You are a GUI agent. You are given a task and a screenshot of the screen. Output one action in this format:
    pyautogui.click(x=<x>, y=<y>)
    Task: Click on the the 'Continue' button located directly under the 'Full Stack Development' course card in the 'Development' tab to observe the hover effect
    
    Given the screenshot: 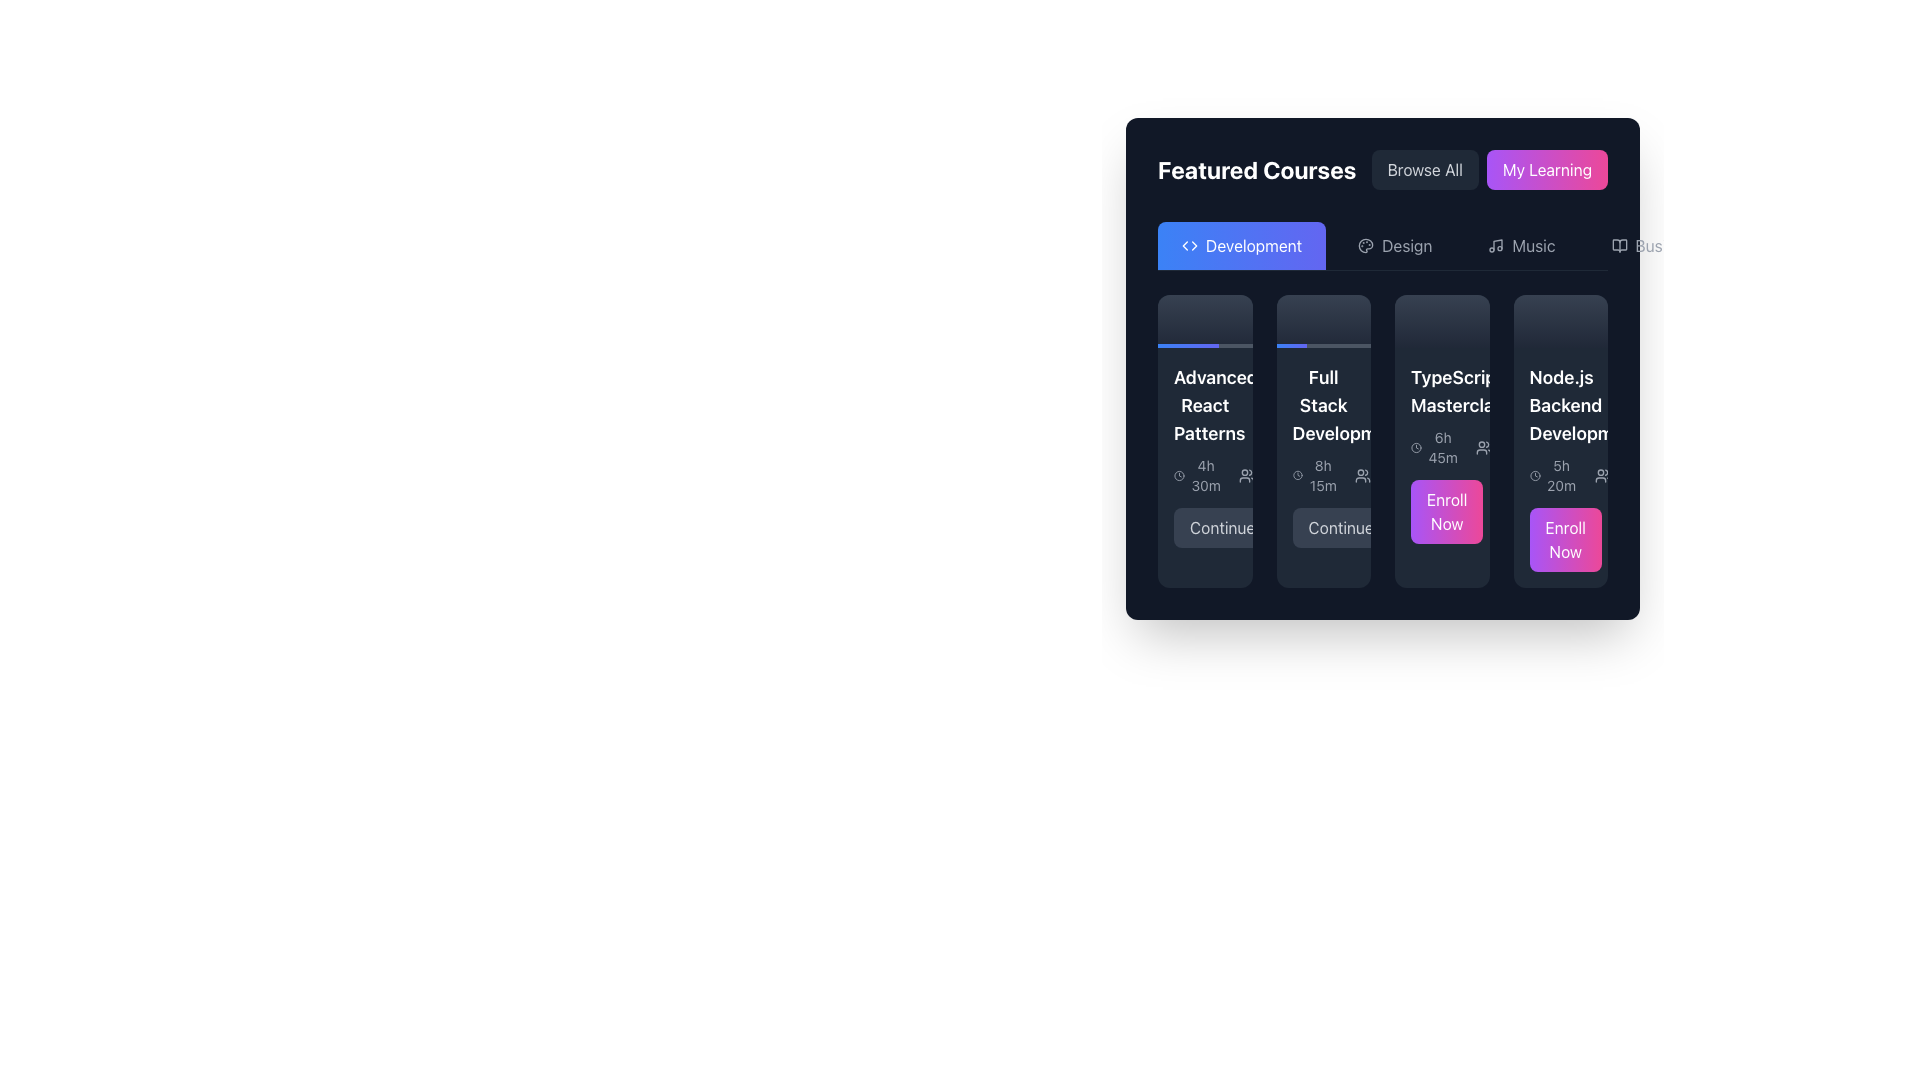 What is the action you would take?
    pyautogui.click(x=1341, y=527)
    